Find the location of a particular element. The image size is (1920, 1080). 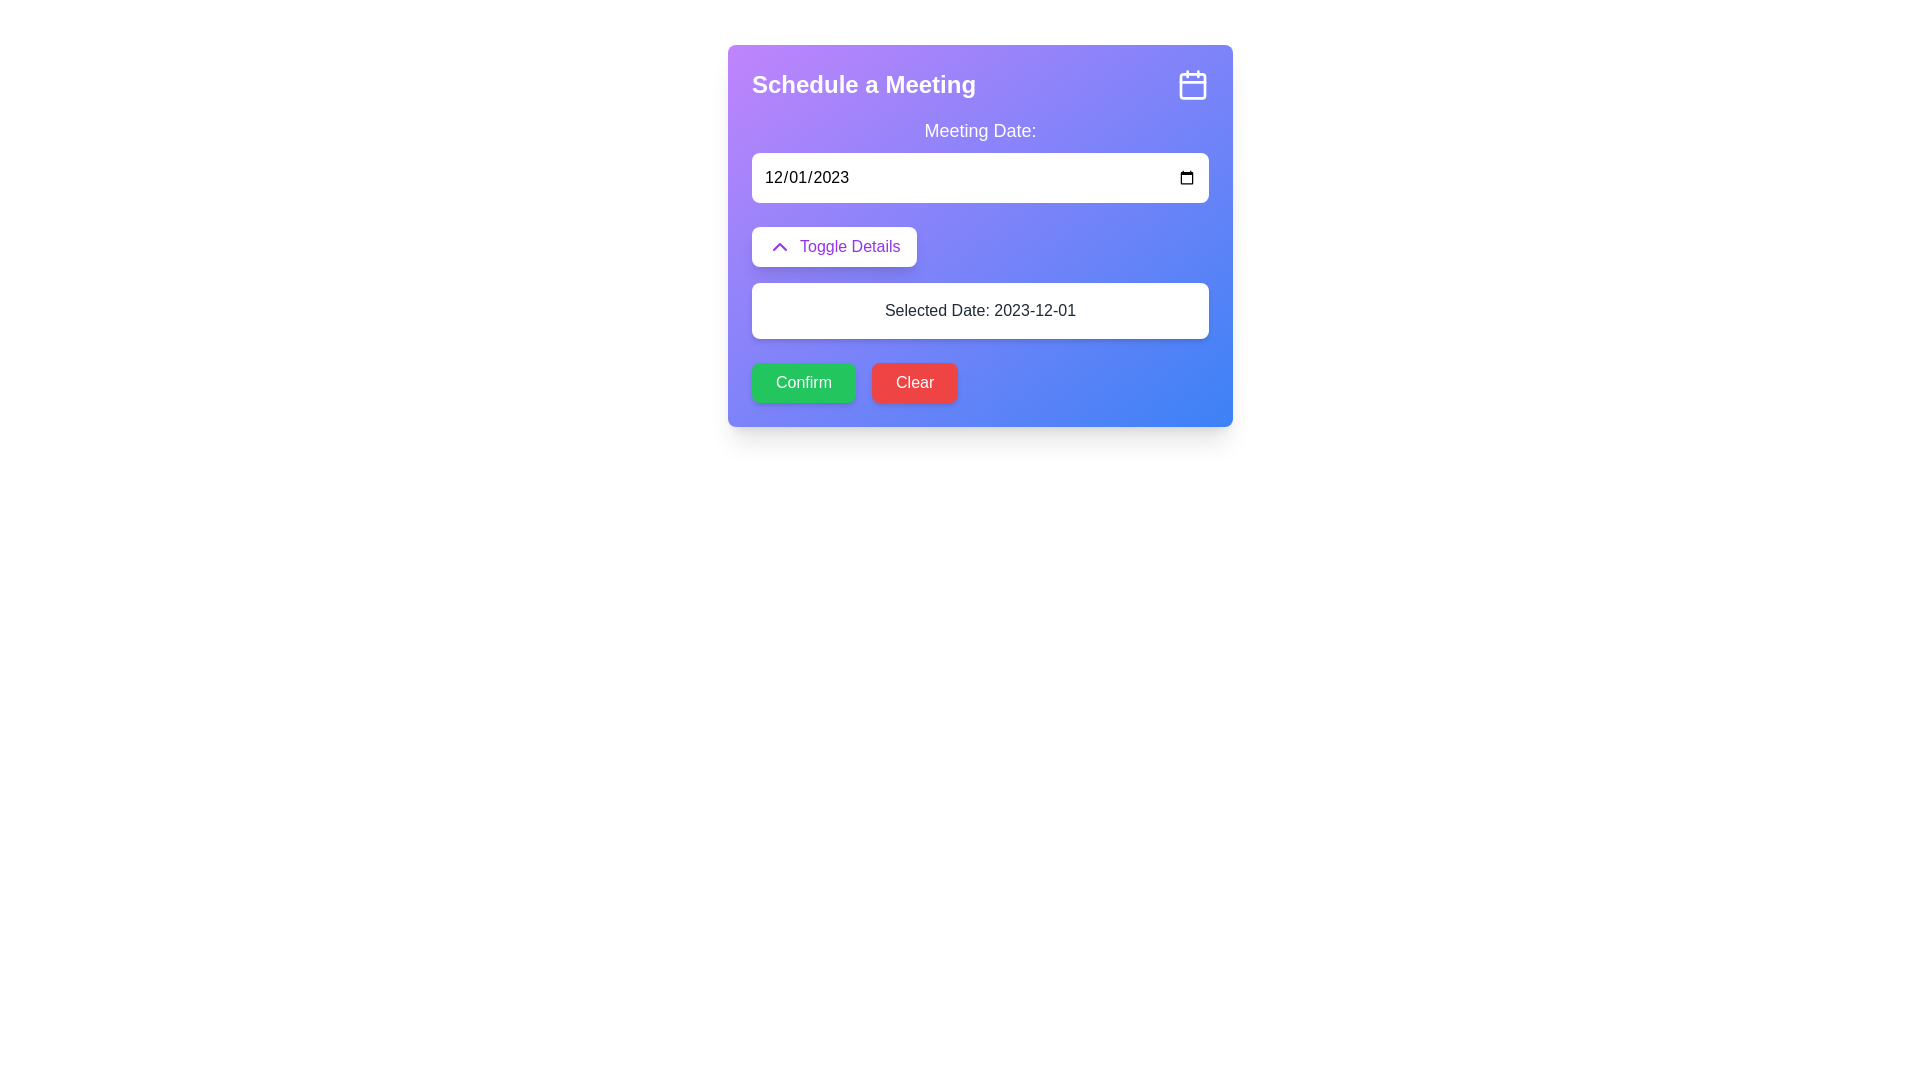

the 'Clear' button located to the right of the 'Confirm' button in the bottom-right section of the main UI to change its background color is located at coordinates (914, 382).